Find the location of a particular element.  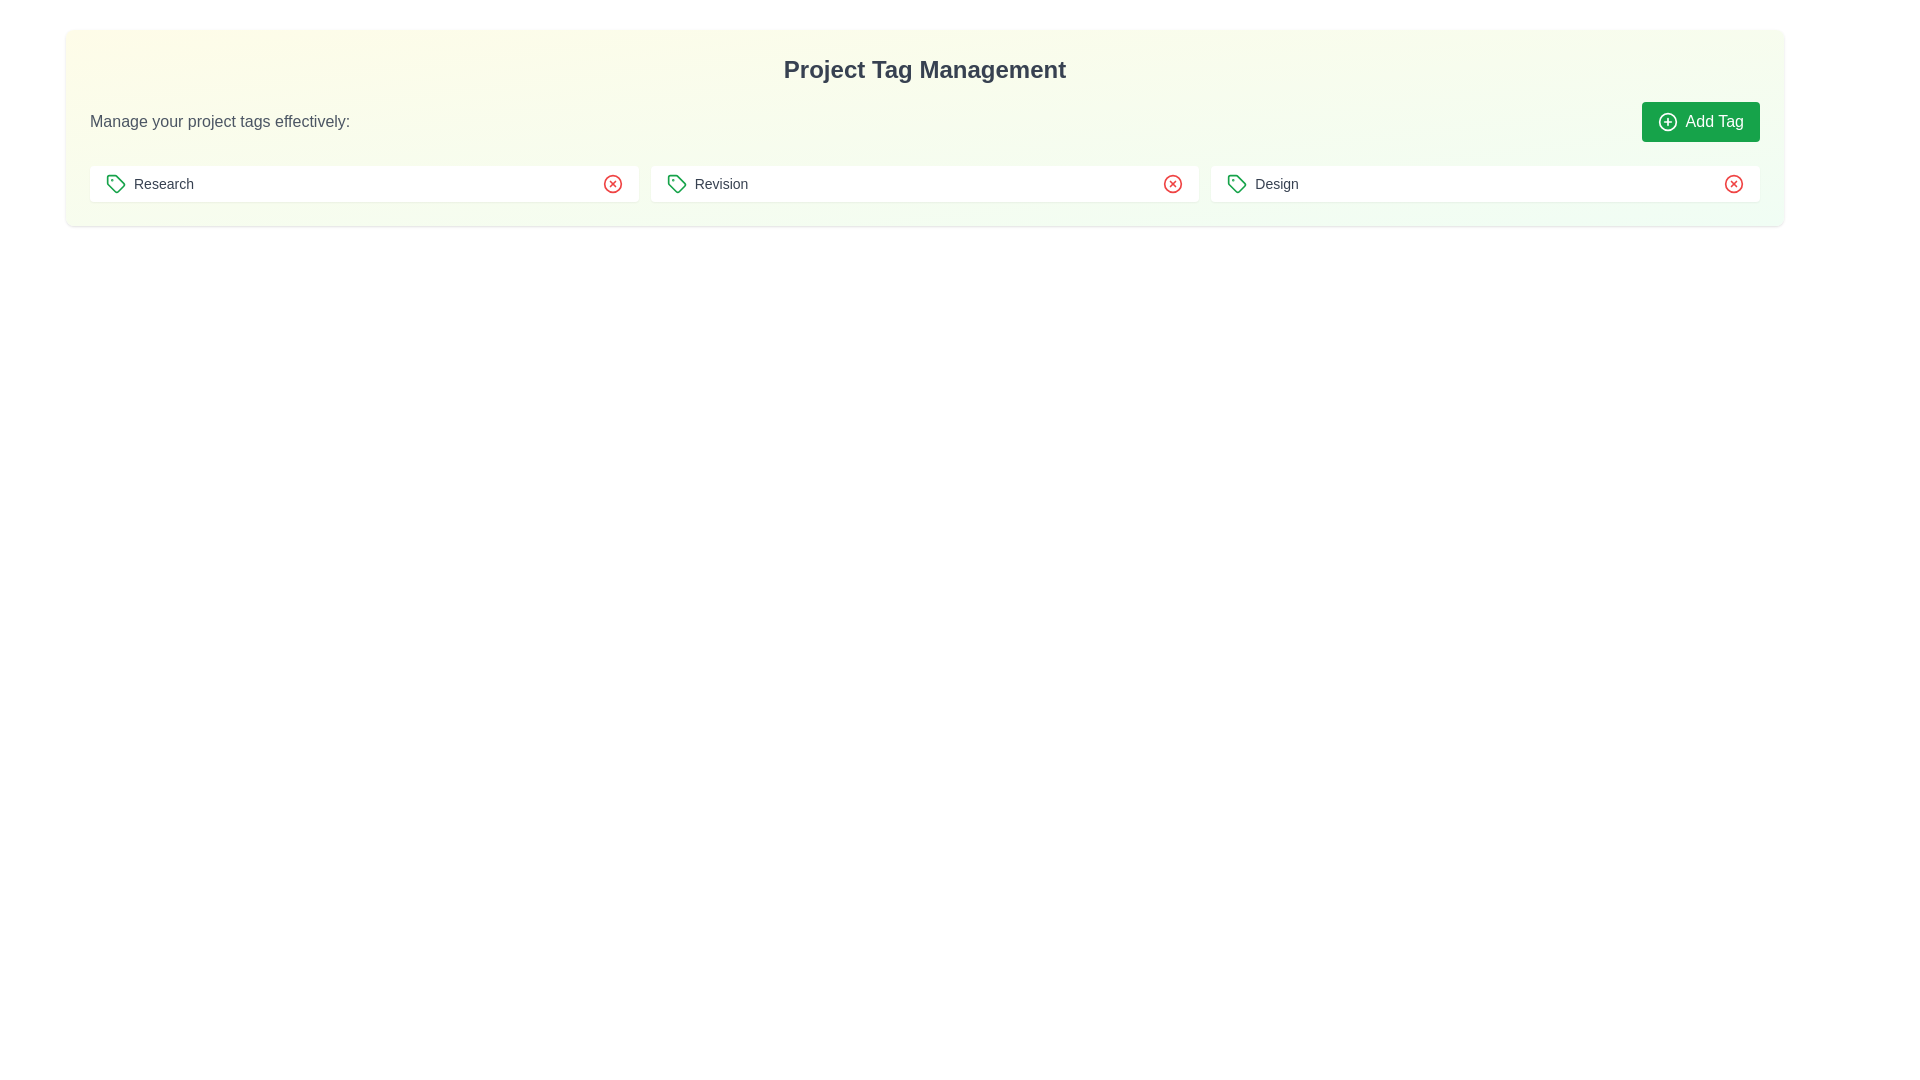

the Icon within the green 'Add Tag' button located in the top-right corner of the interface, which serves as a visual indicator for adding a new tag is located at coordinates (1667, 122).